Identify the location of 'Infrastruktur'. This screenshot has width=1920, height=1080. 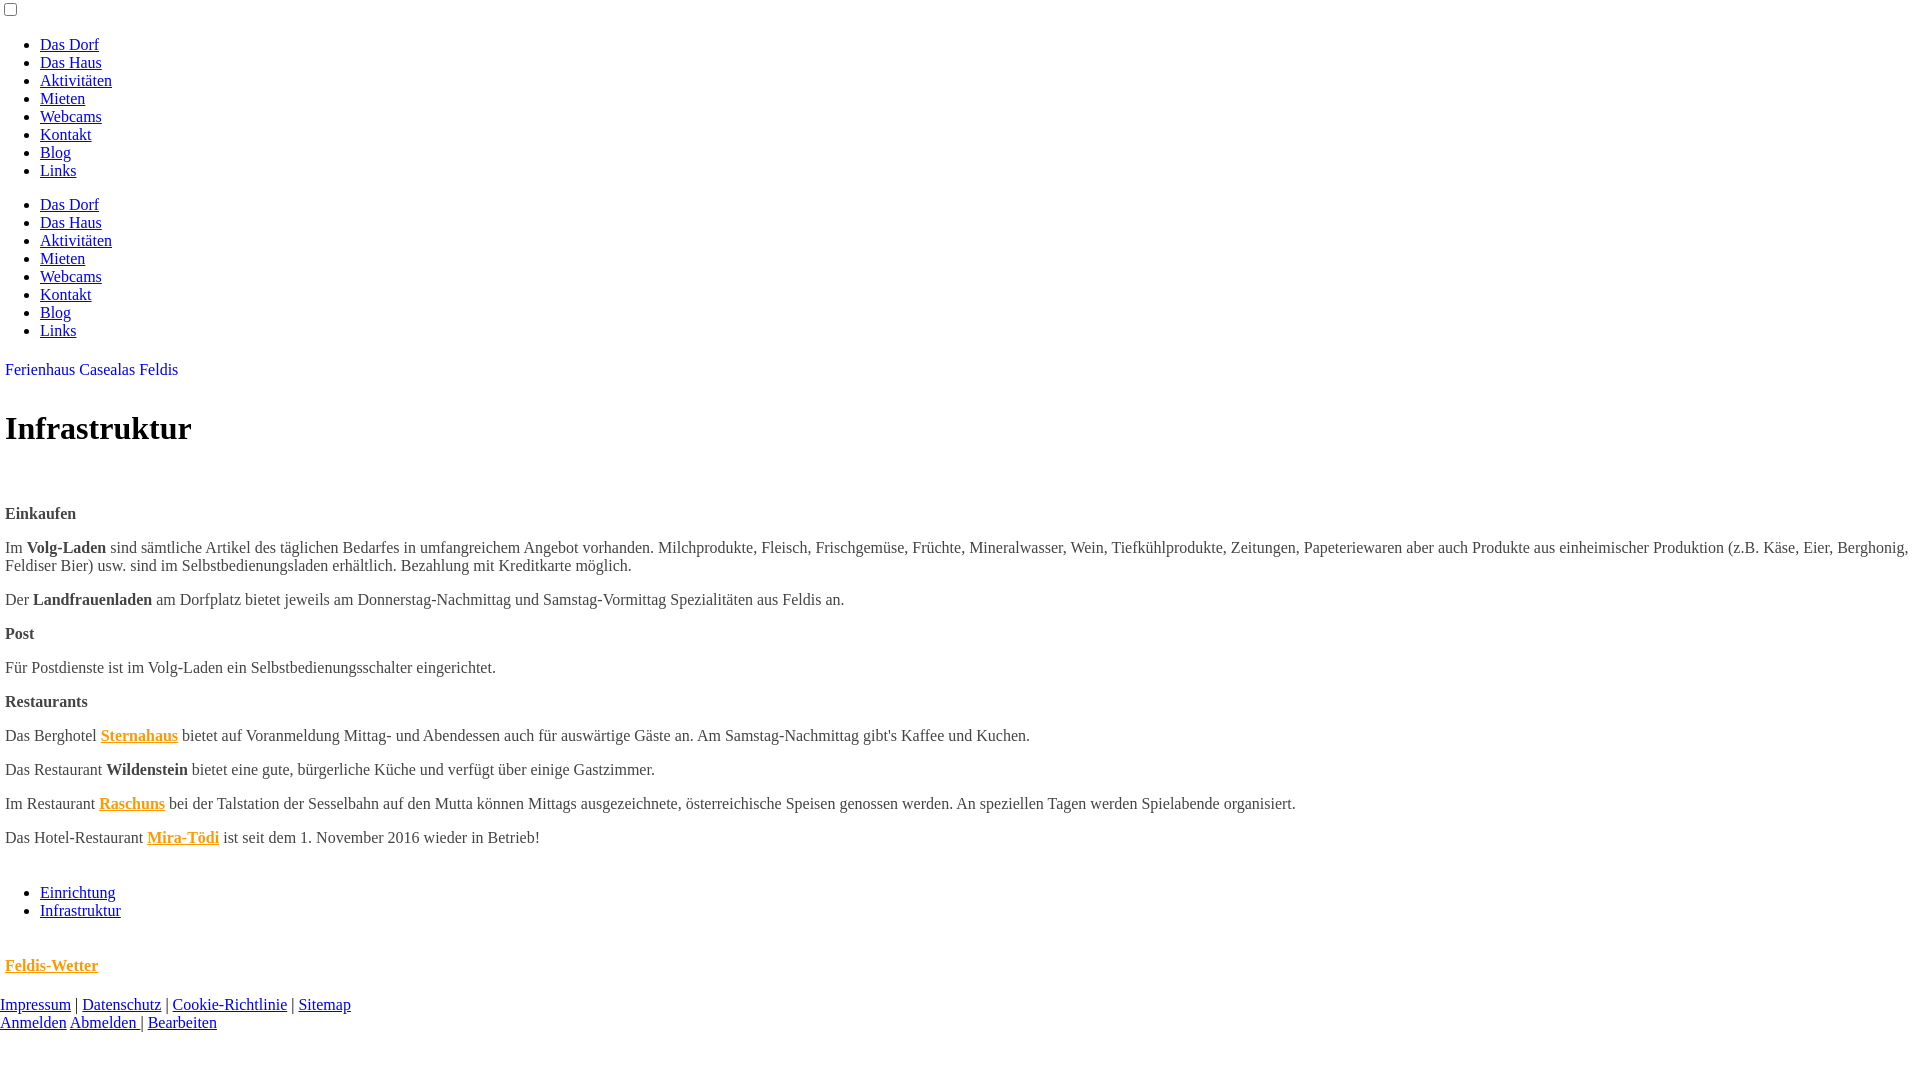
(80, 910).